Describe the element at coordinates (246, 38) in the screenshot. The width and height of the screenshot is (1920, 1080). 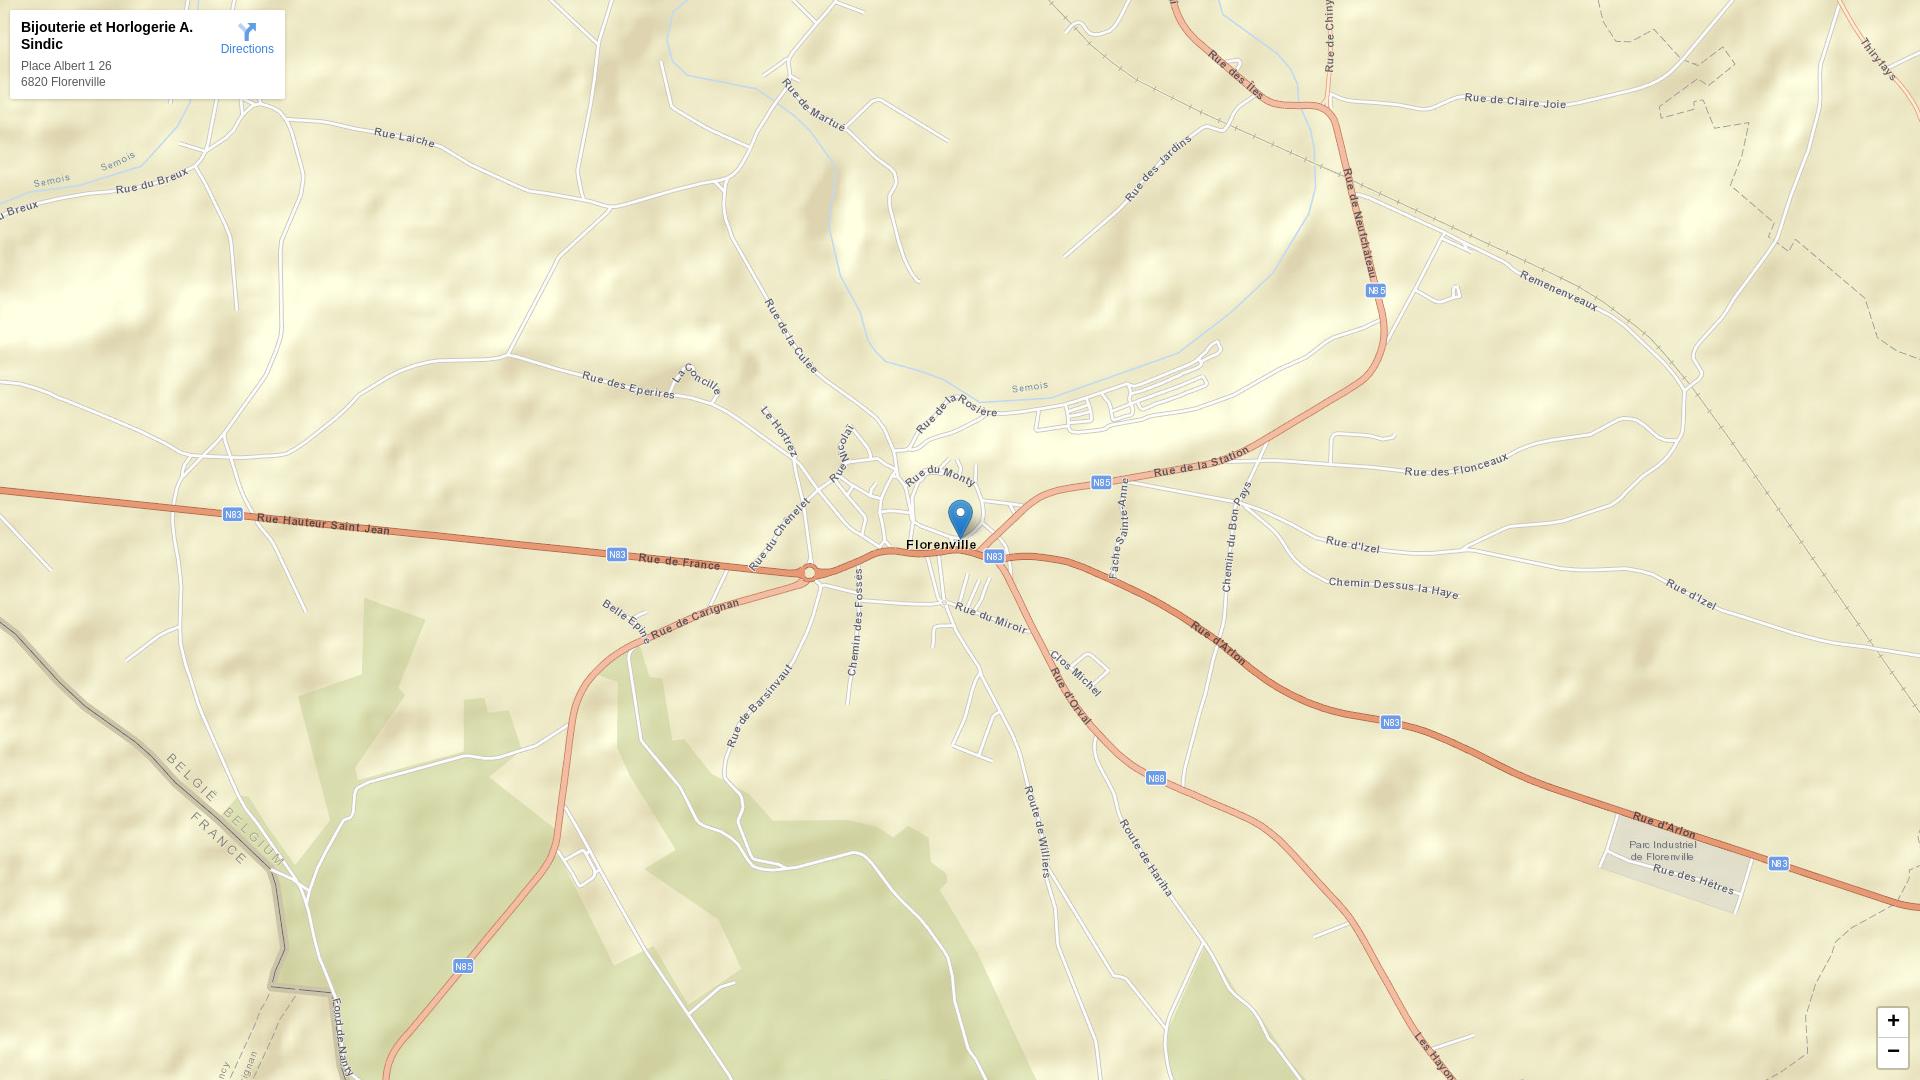
I see `'Directions'` at that location.